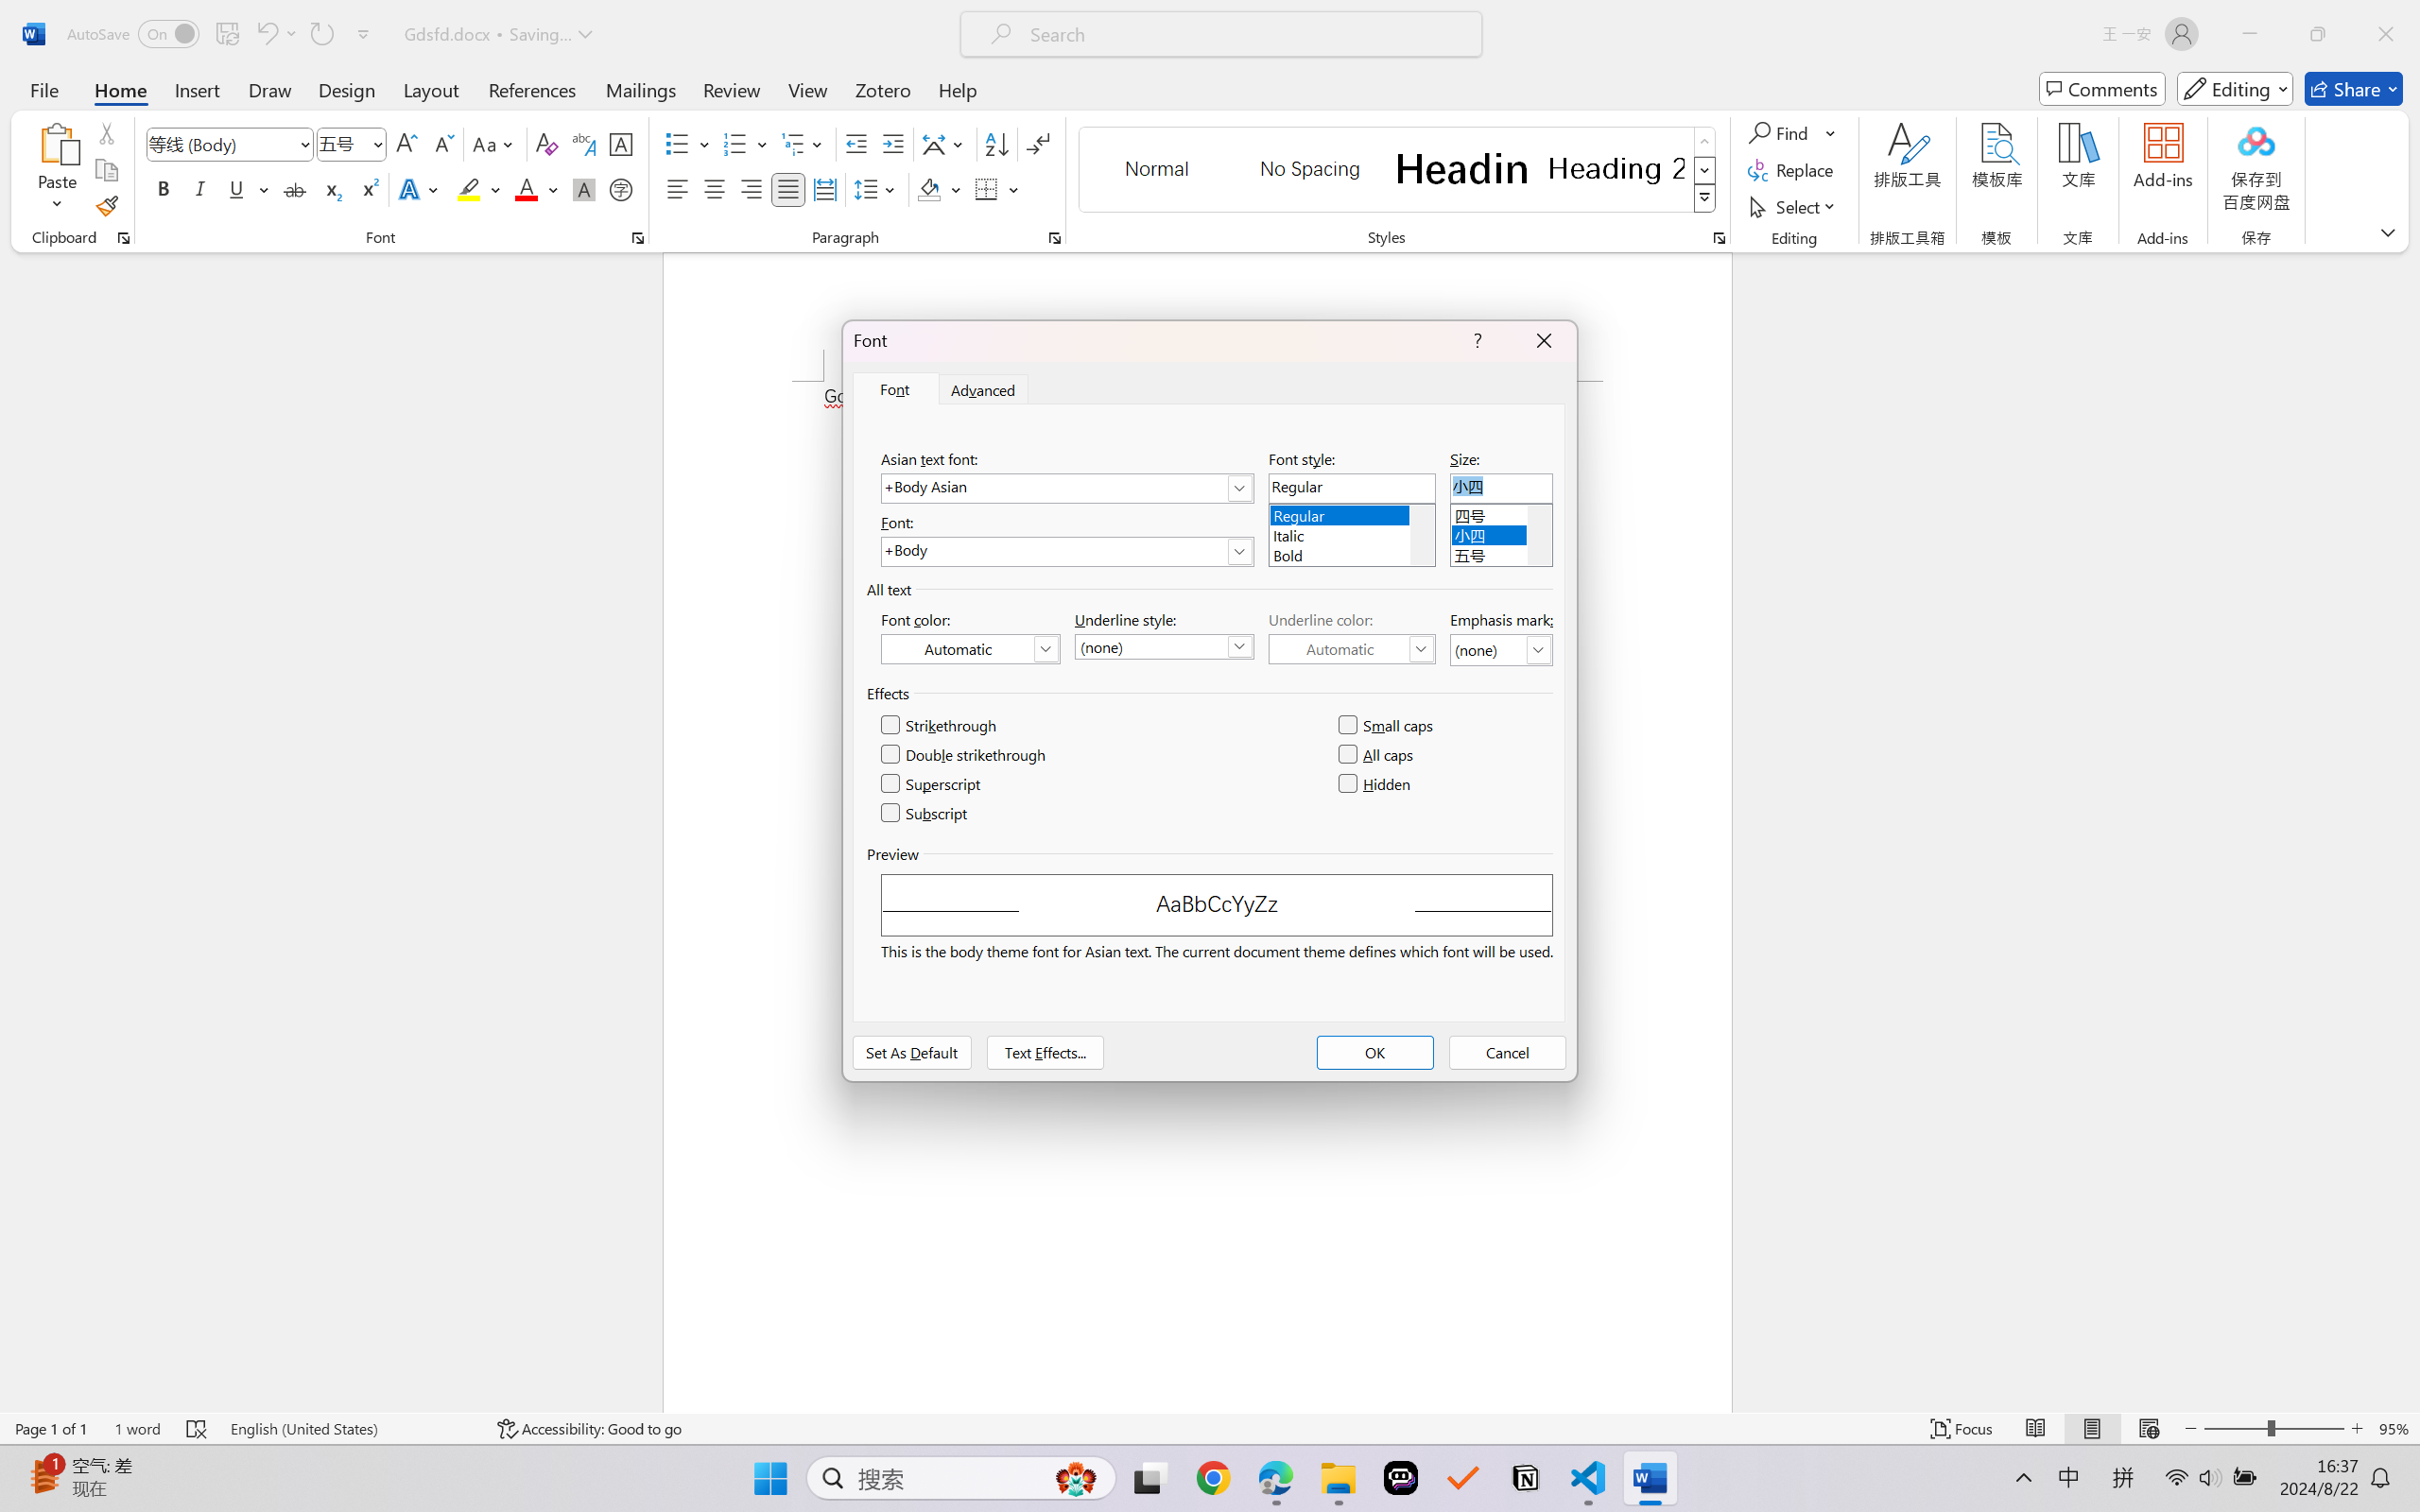  I want to click on 'Poe', so click(1400, 1478).